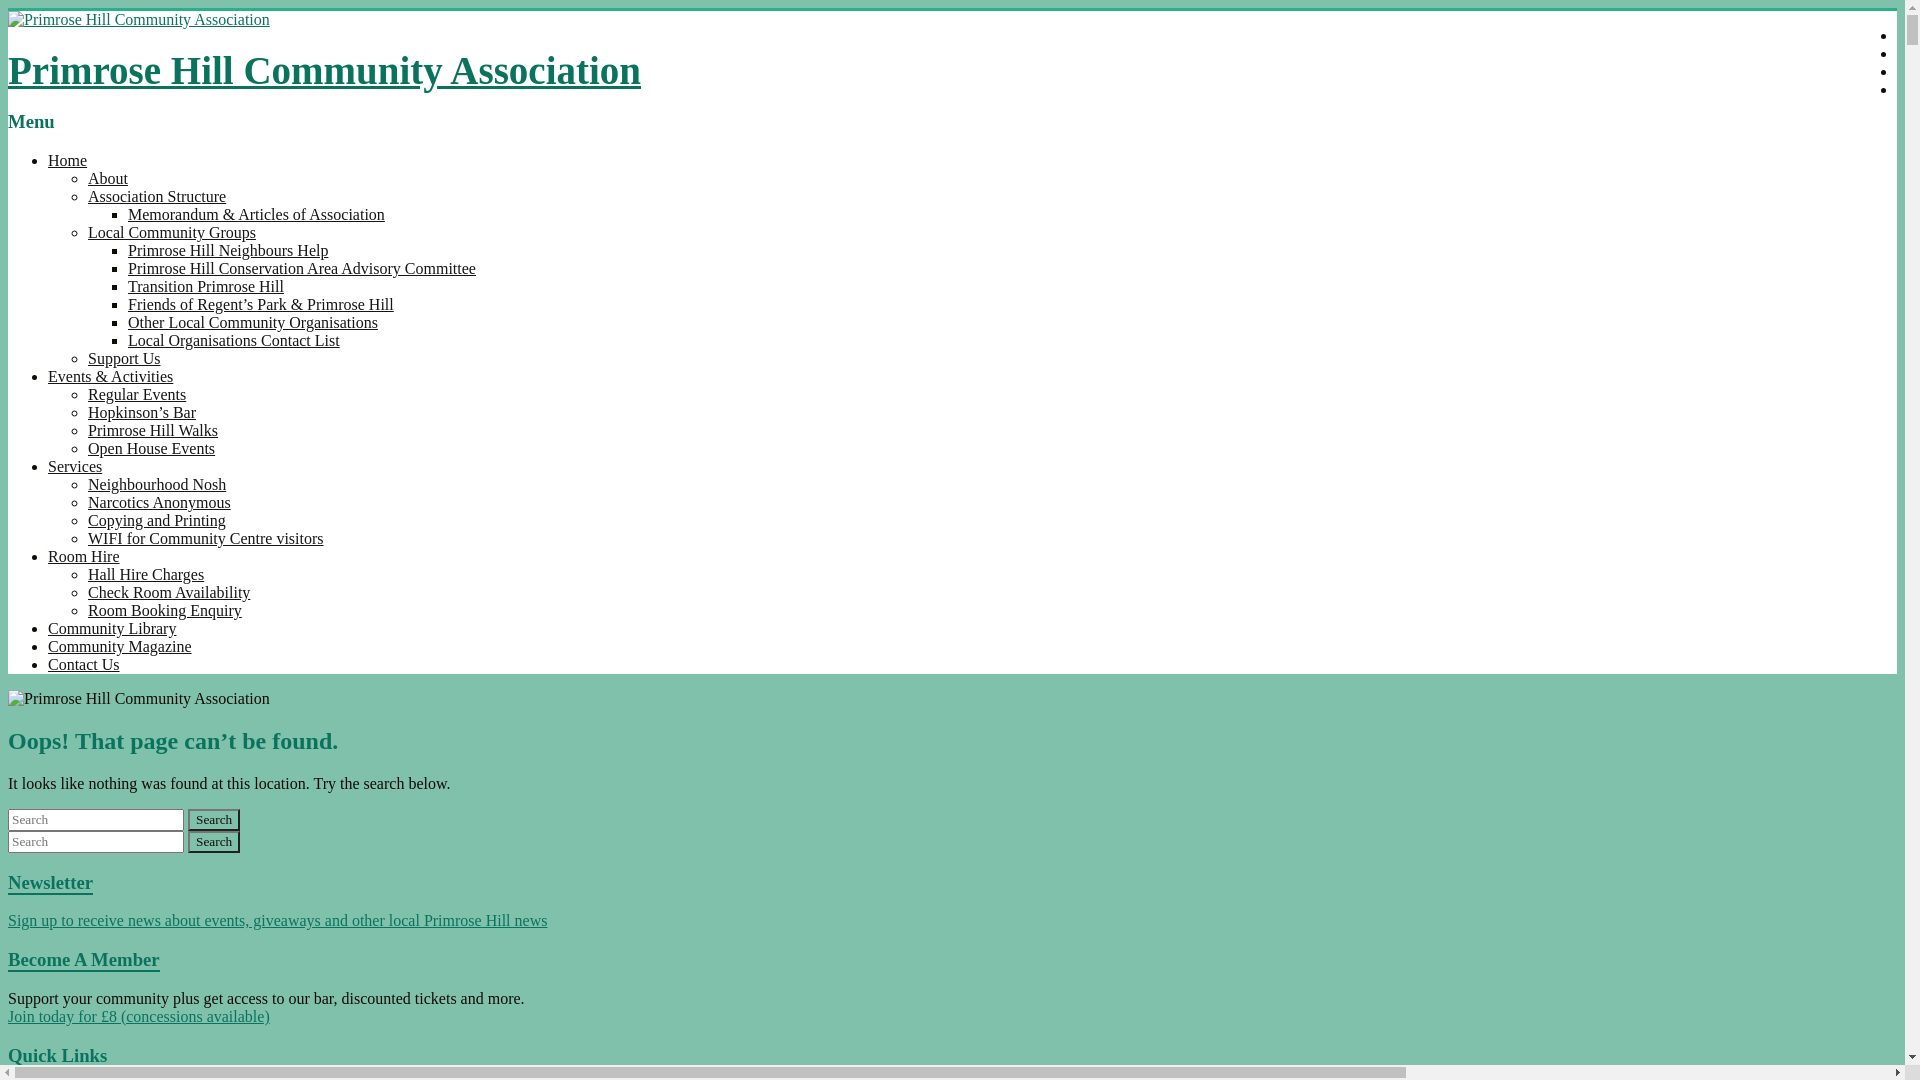 Image resolution: width=1920 pixels, height=1080 pixels. Describe the element at coordinates (158, 501) in the screenshot. I see `'Narcotics Anonymous'` at that location.